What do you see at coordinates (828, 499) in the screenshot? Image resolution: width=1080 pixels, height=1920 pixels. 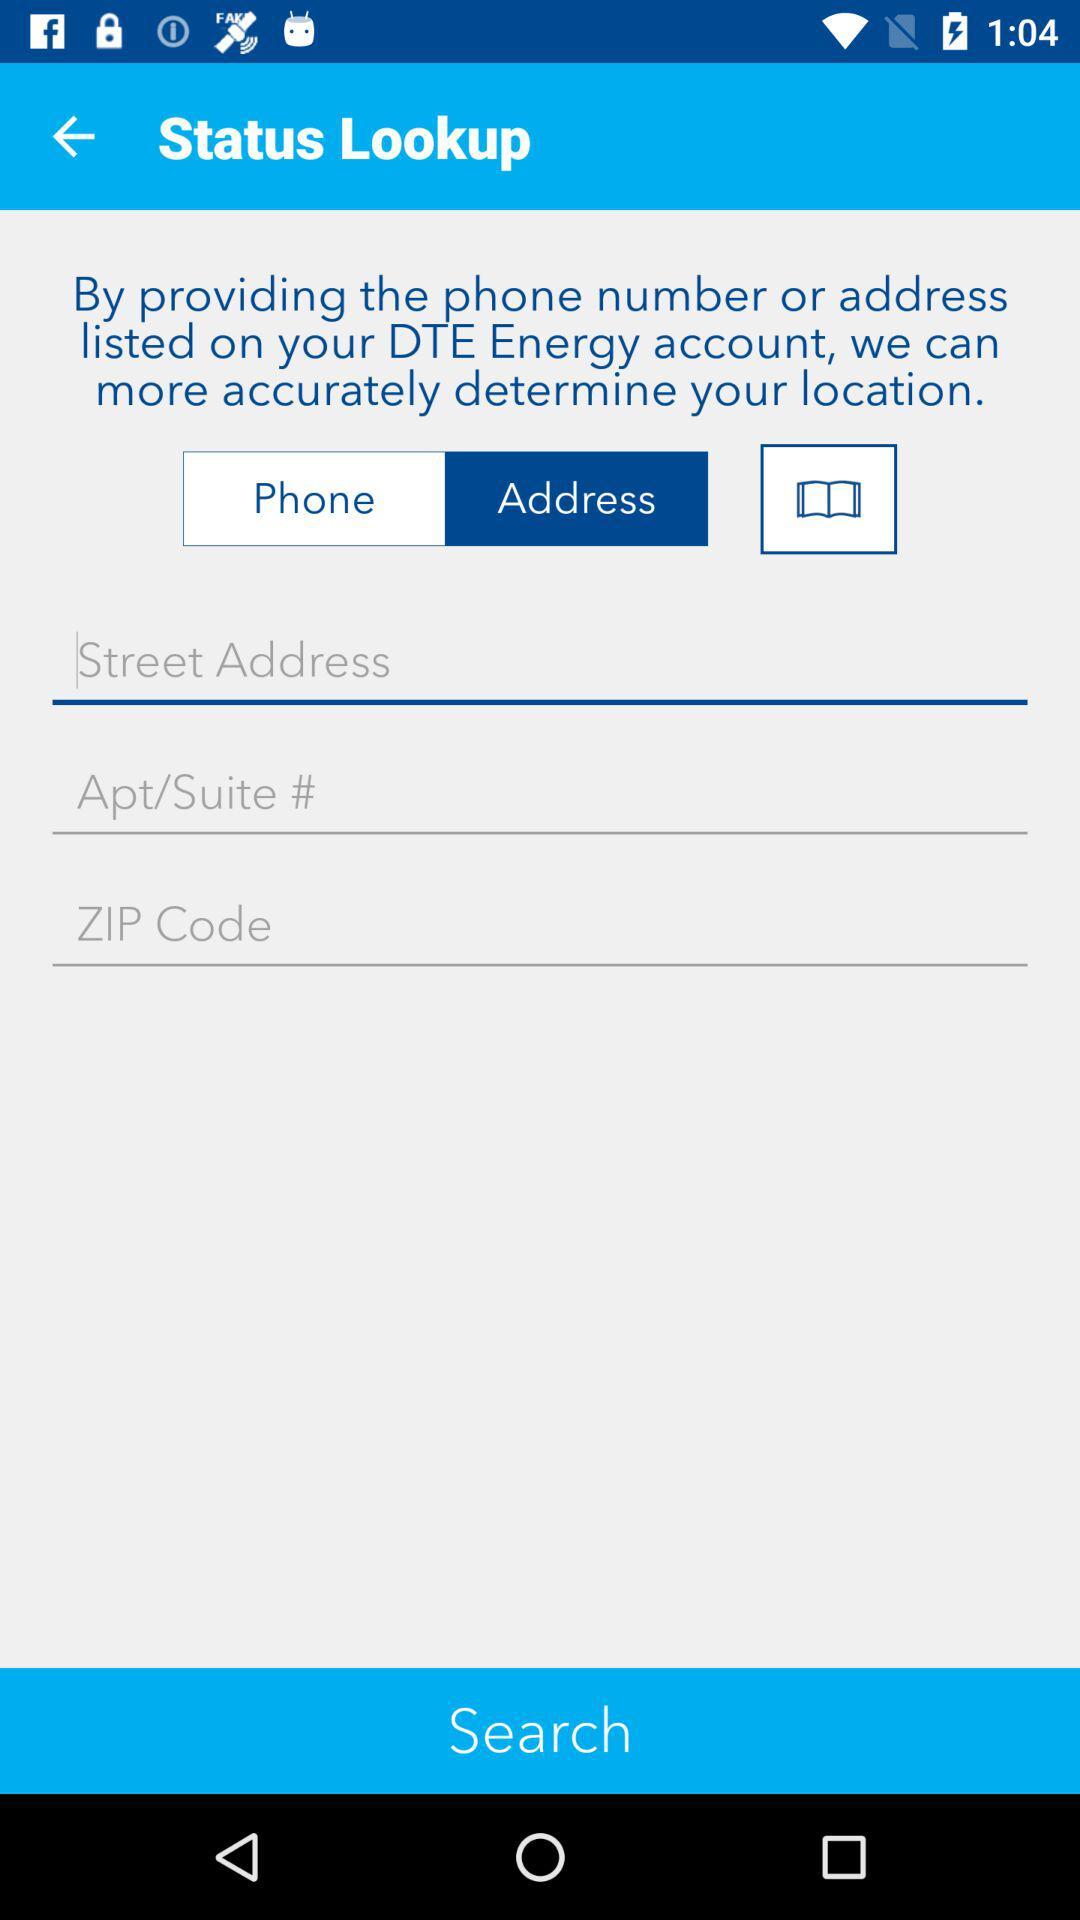 I see `the book icon` at bounding box center [828, 499].